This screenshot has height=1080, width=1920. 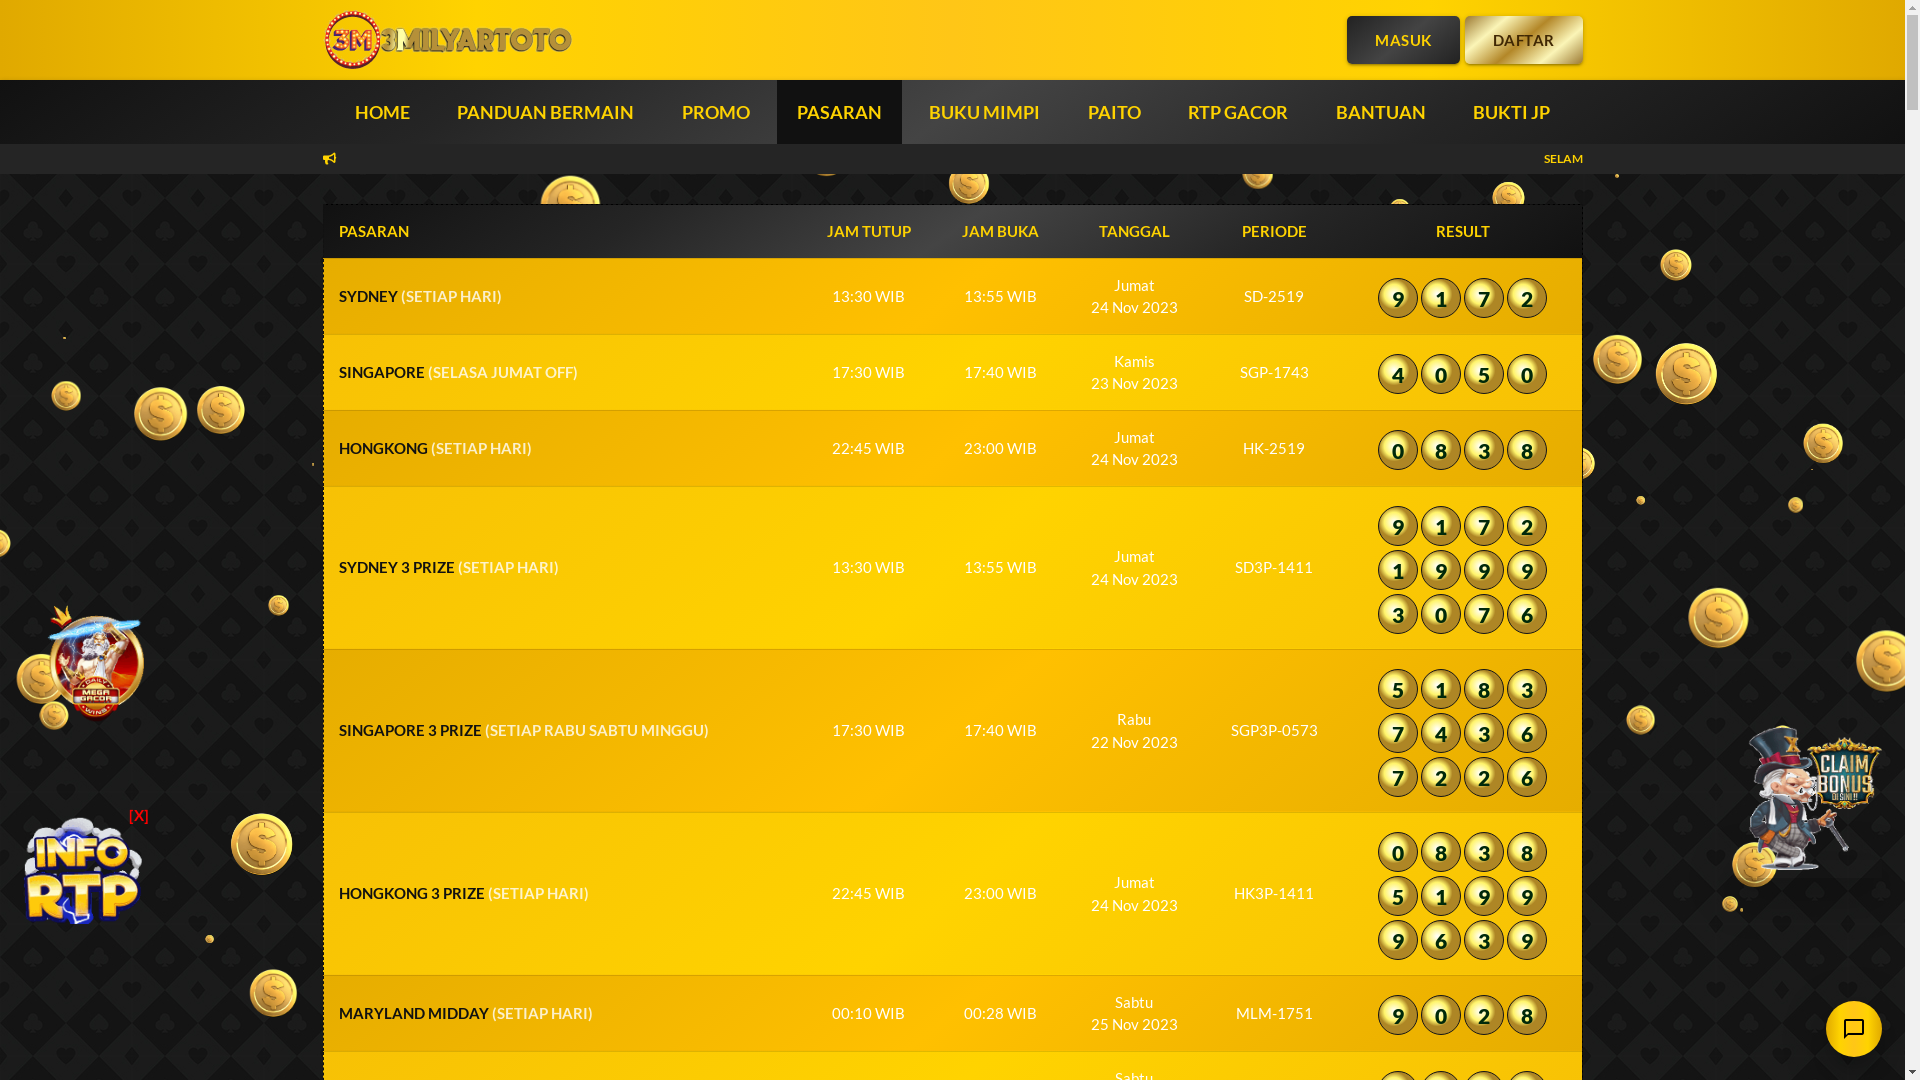 What do you see at coordinates (984, 111) in the screenshot?
I see `'BUKU MIMPI'` at bounding box center [984, 111].